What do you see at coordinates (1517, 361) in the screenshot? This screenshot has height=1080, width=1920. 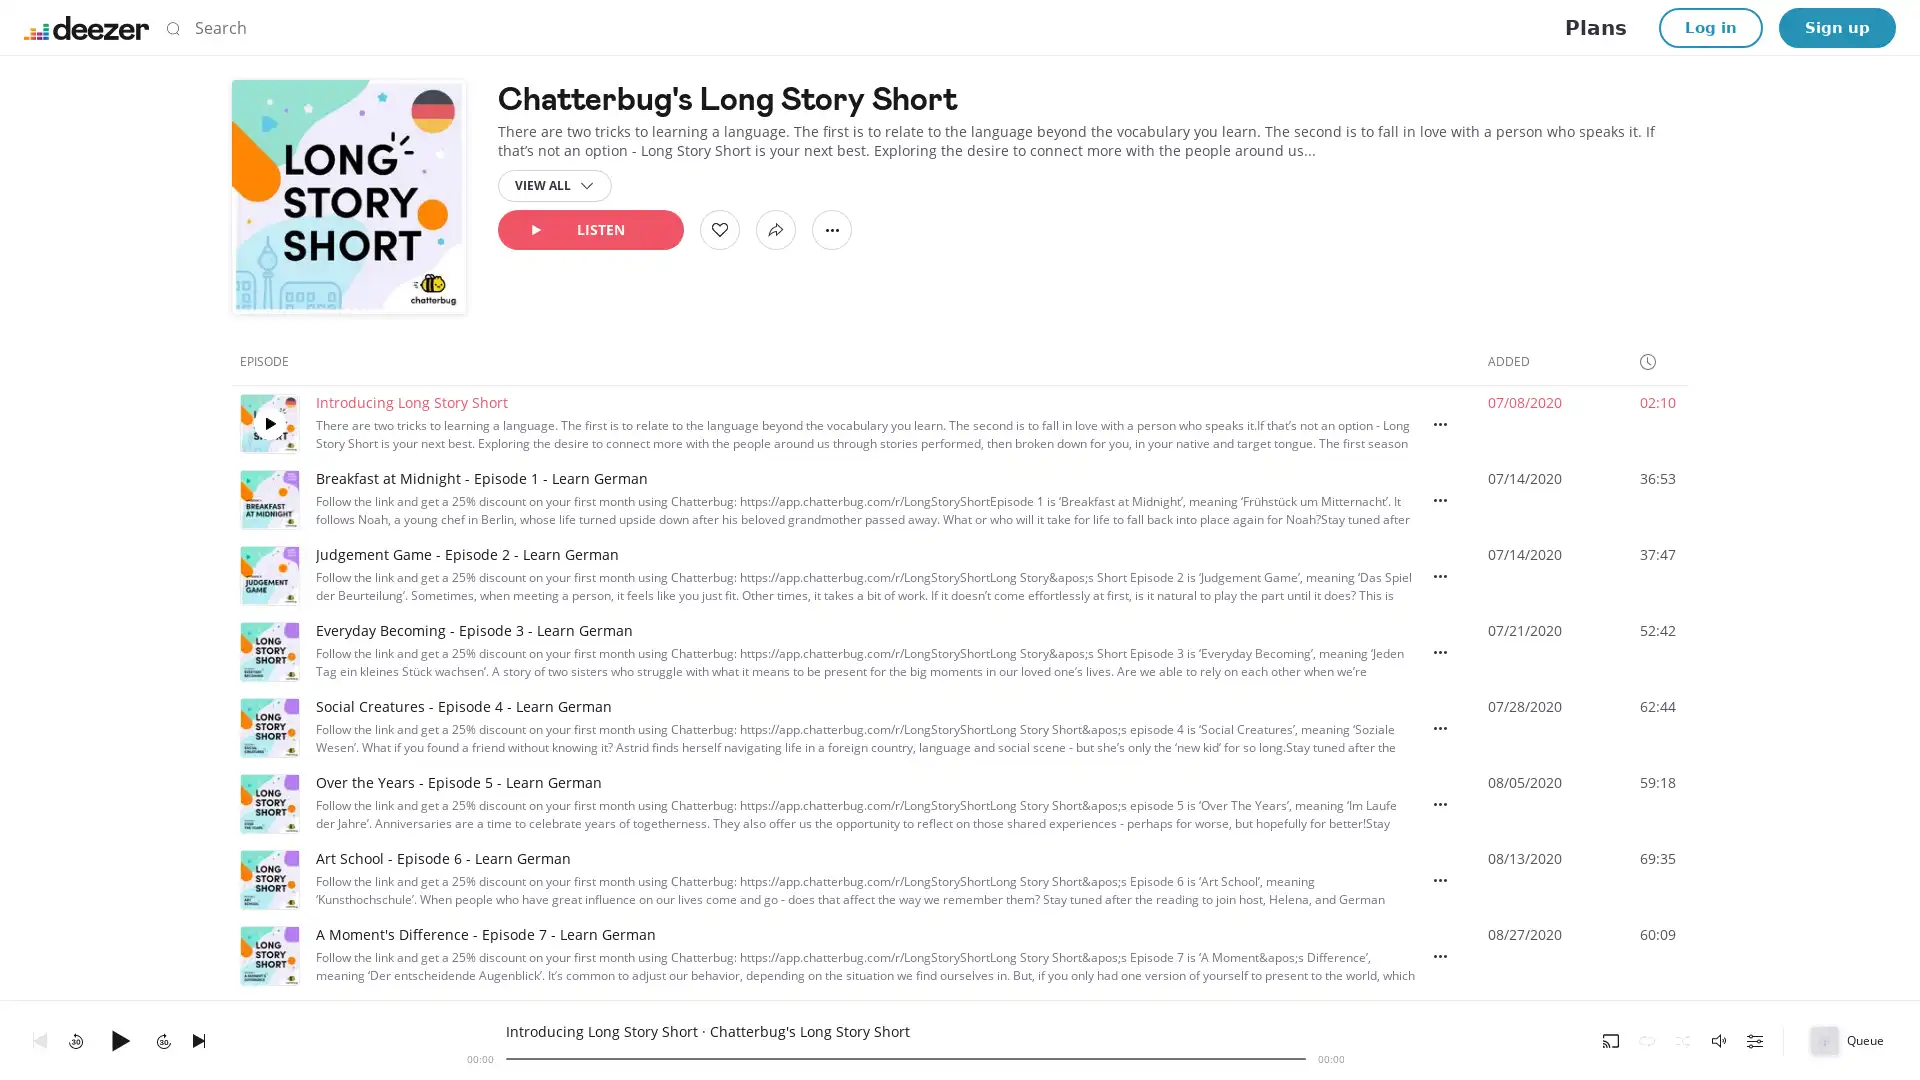 I see `ADDED` at bounding box center [1517, 361].